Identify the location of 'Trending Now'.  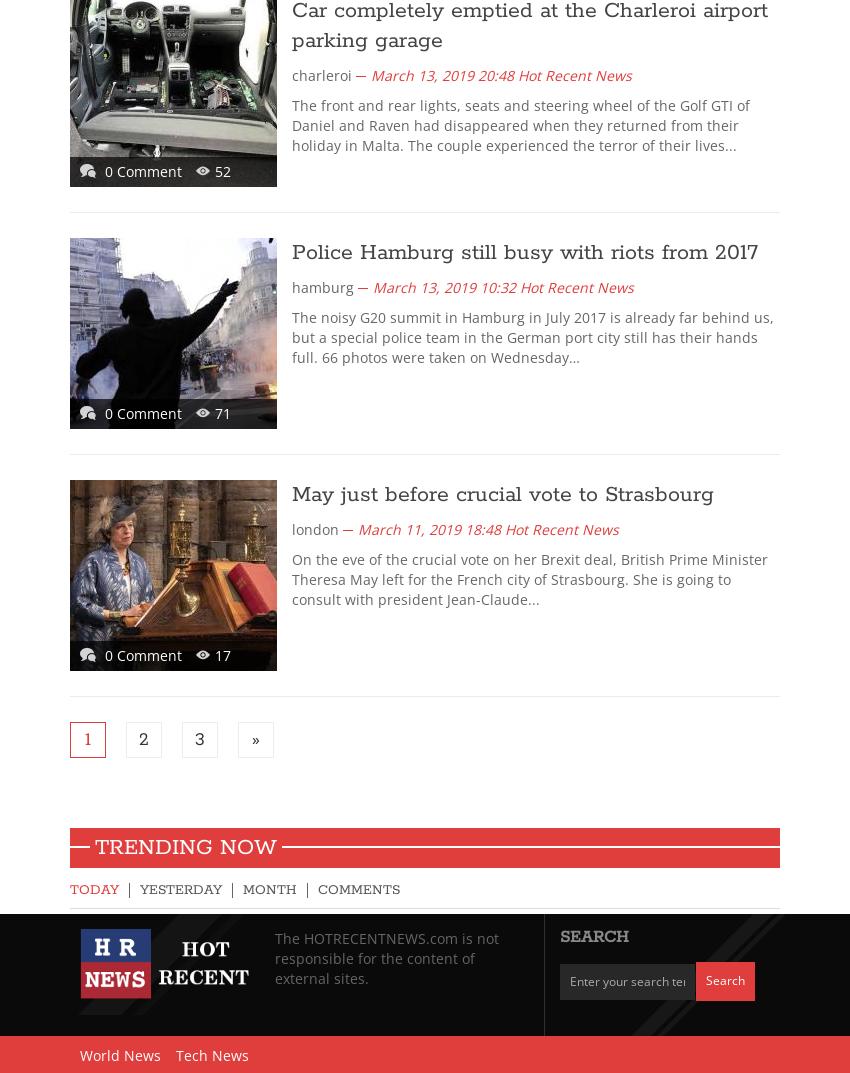
(184, 846).